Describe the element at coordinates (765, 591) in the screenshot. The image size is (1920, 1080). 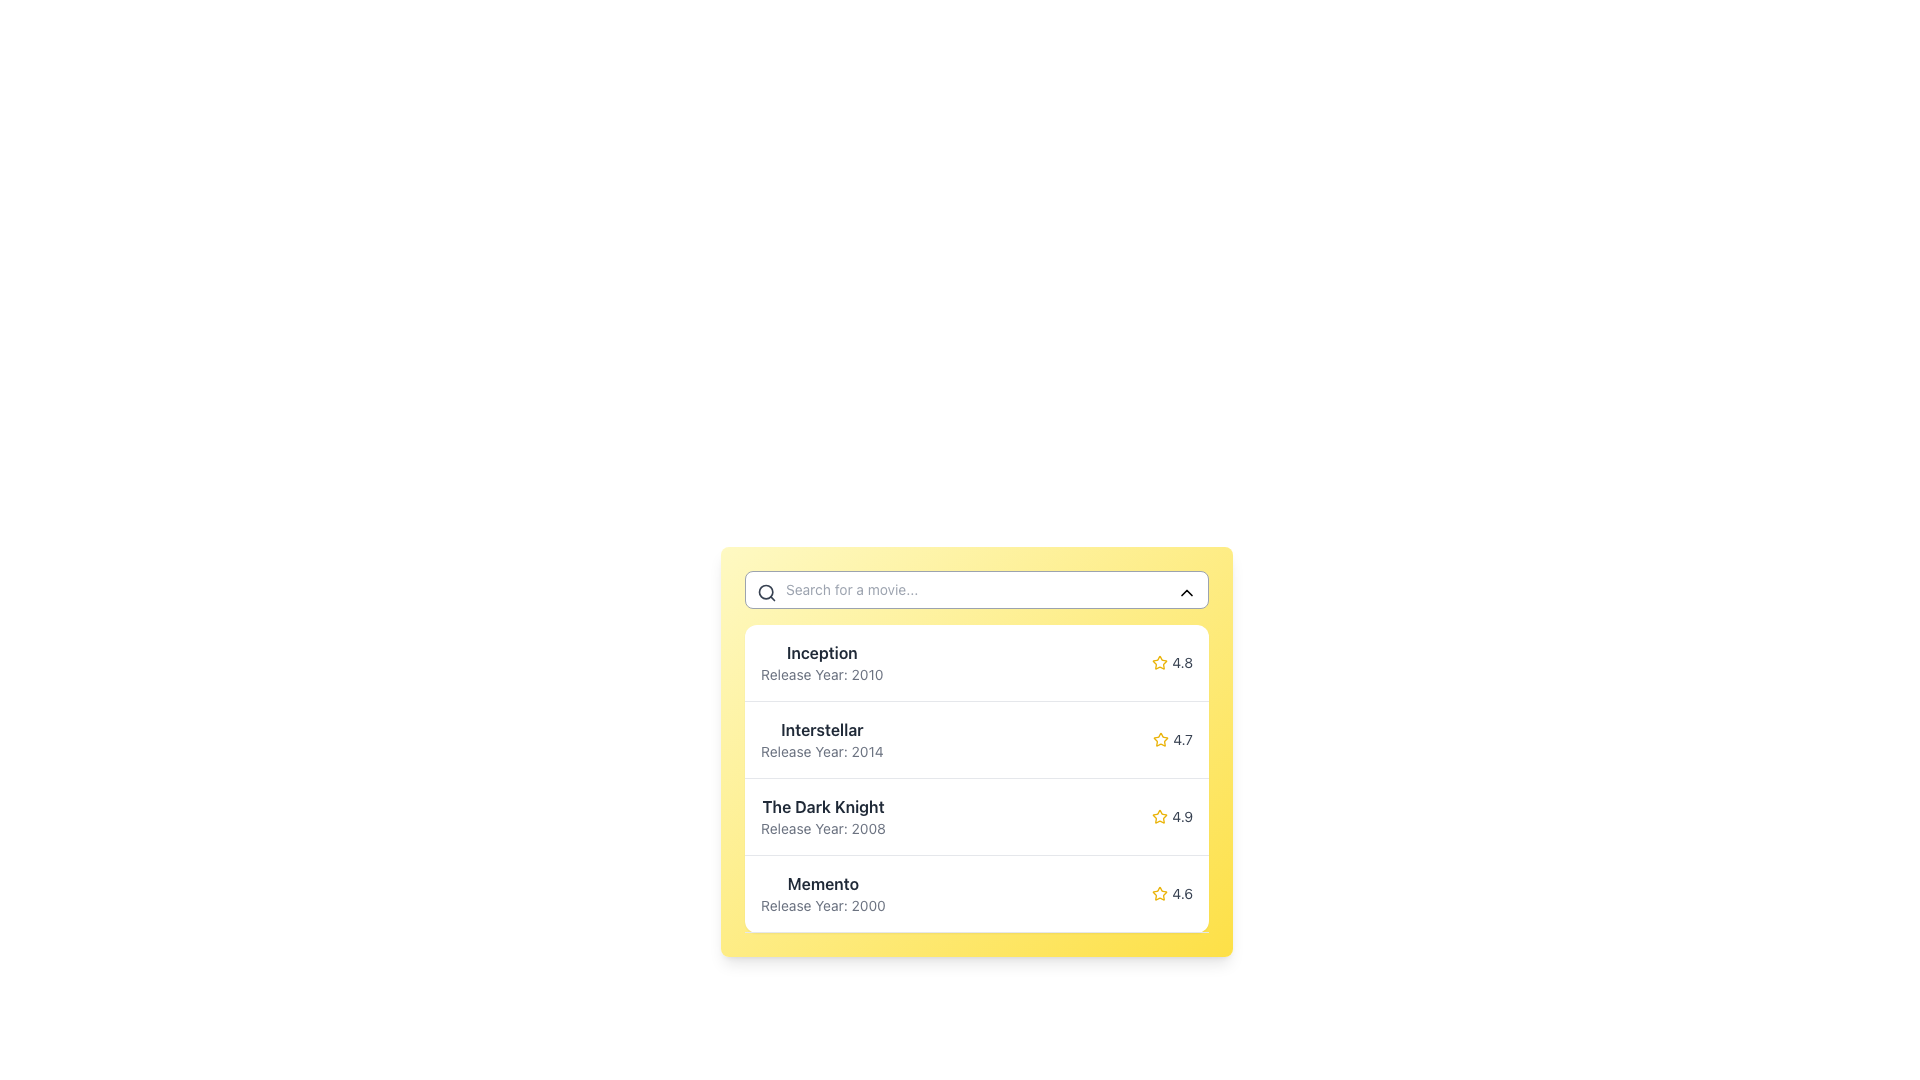
I see `the circular handle of the magnifying glass icon, which is positioned to the left of the search bar and enhances the search button's recognizability` at that location.